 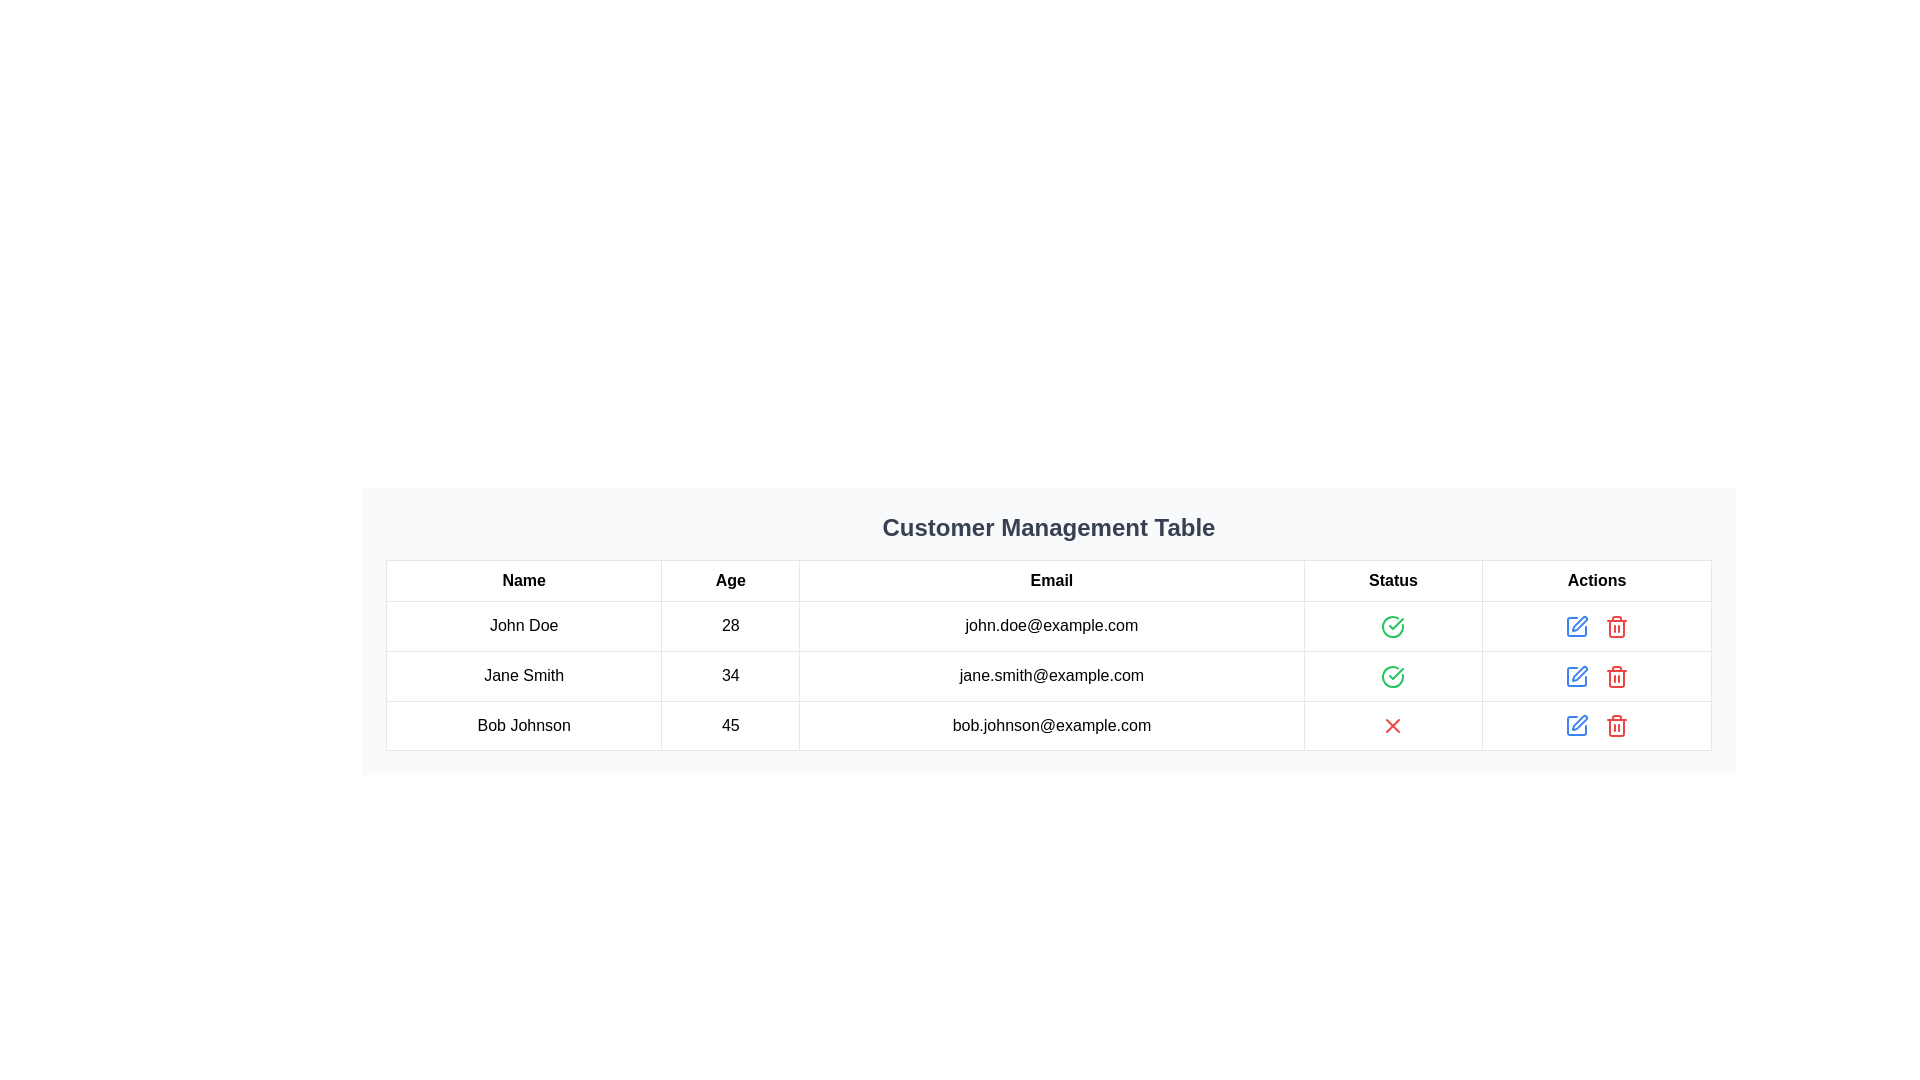 I want to click on the delete icon located in the 'Actions' column of the third row, so click(x=1617, y=627).